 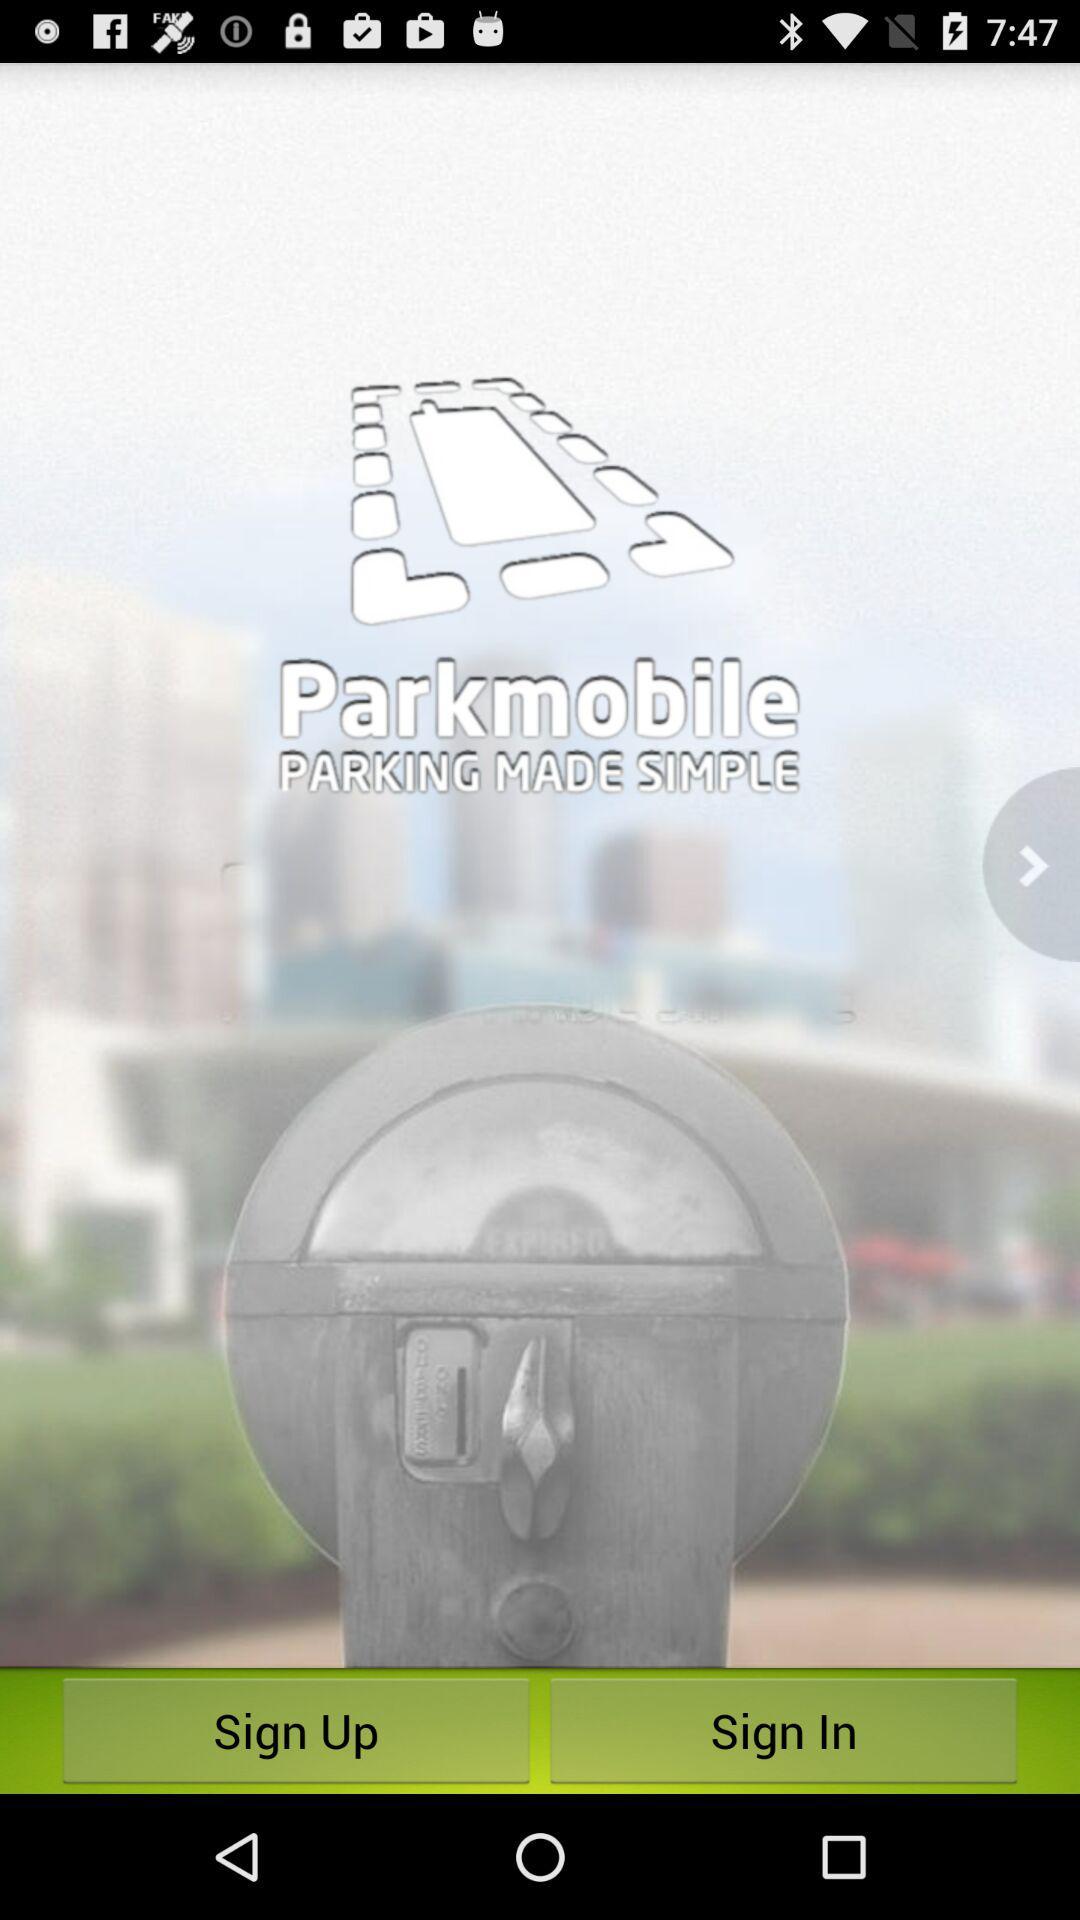 I want to click on sign in, so click(x=782, y=1730).